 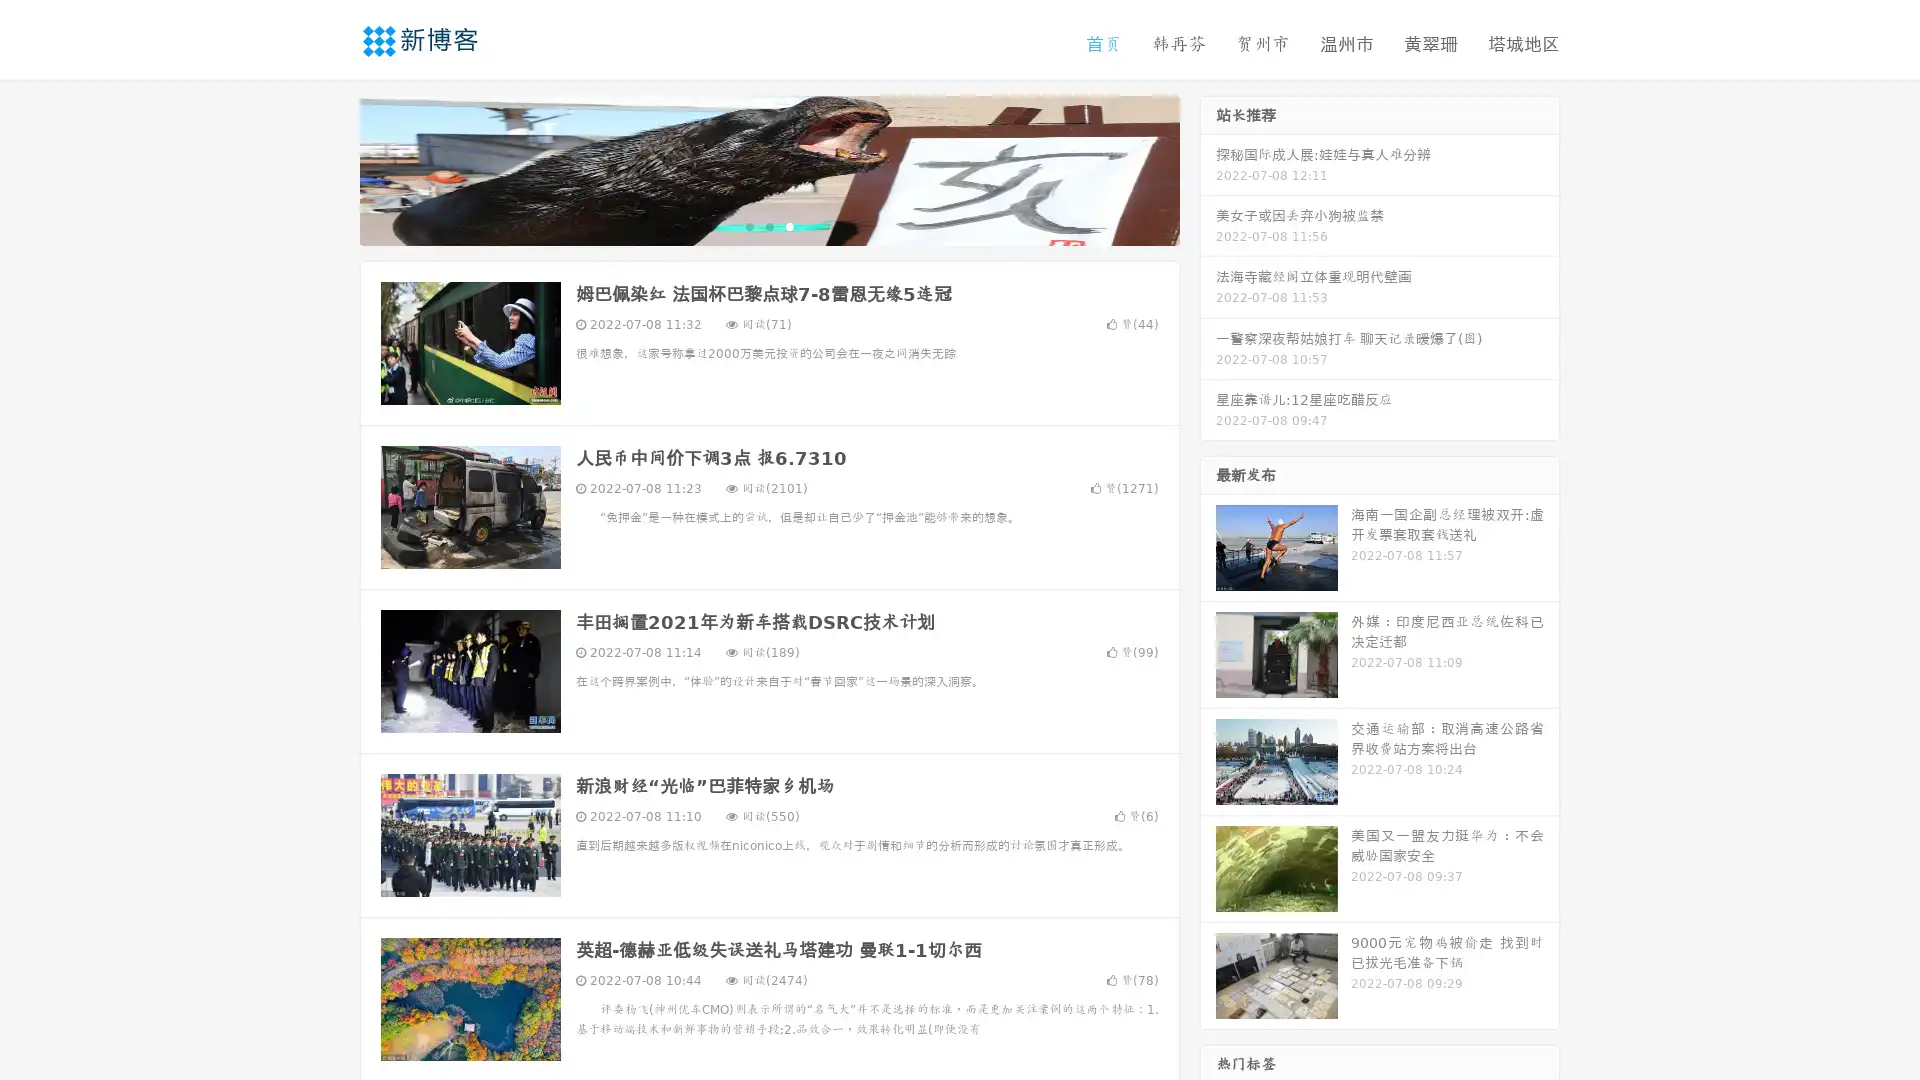 What do you see at coordinates (768, 225) in the screenshot?
I see `Go to slide 2` at bounding box center [768, 225].